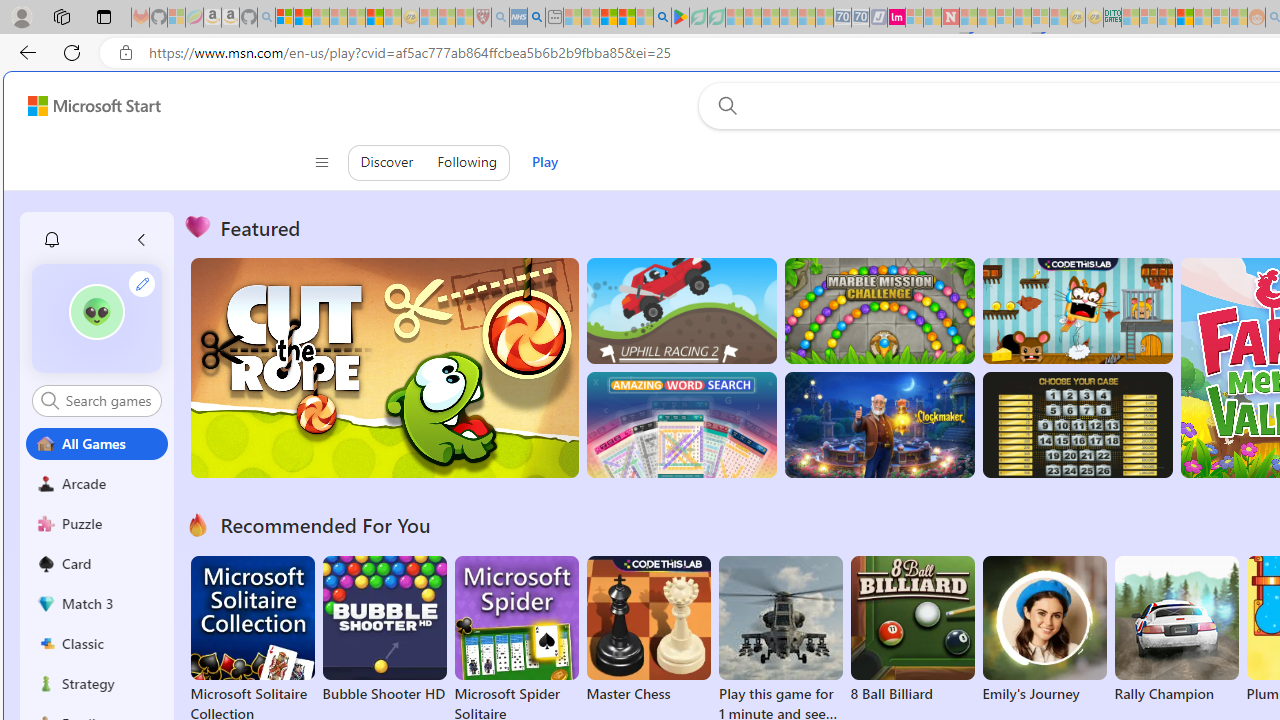  Describe the element at coordinates (544, 161) in the screenshot. I see `'Play'` at that location.